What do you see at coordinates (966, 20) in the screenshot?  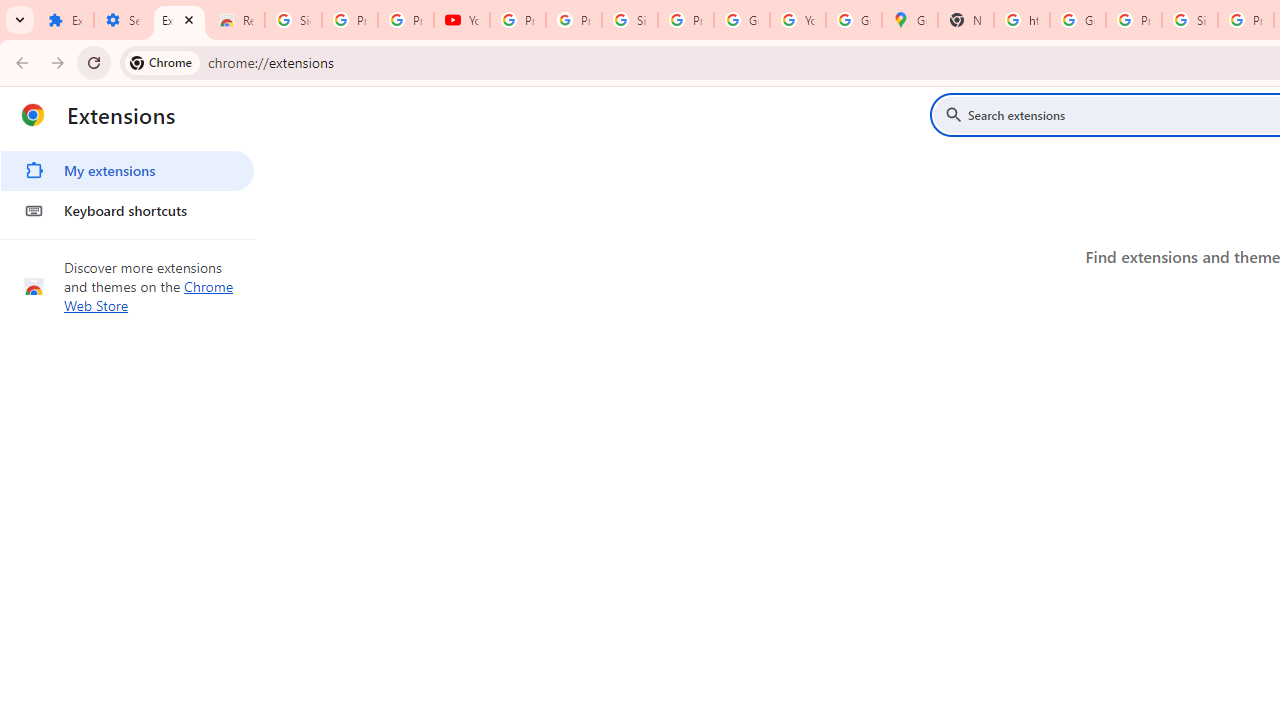 I see `'New Tab'` at bounding box center [966, 20].